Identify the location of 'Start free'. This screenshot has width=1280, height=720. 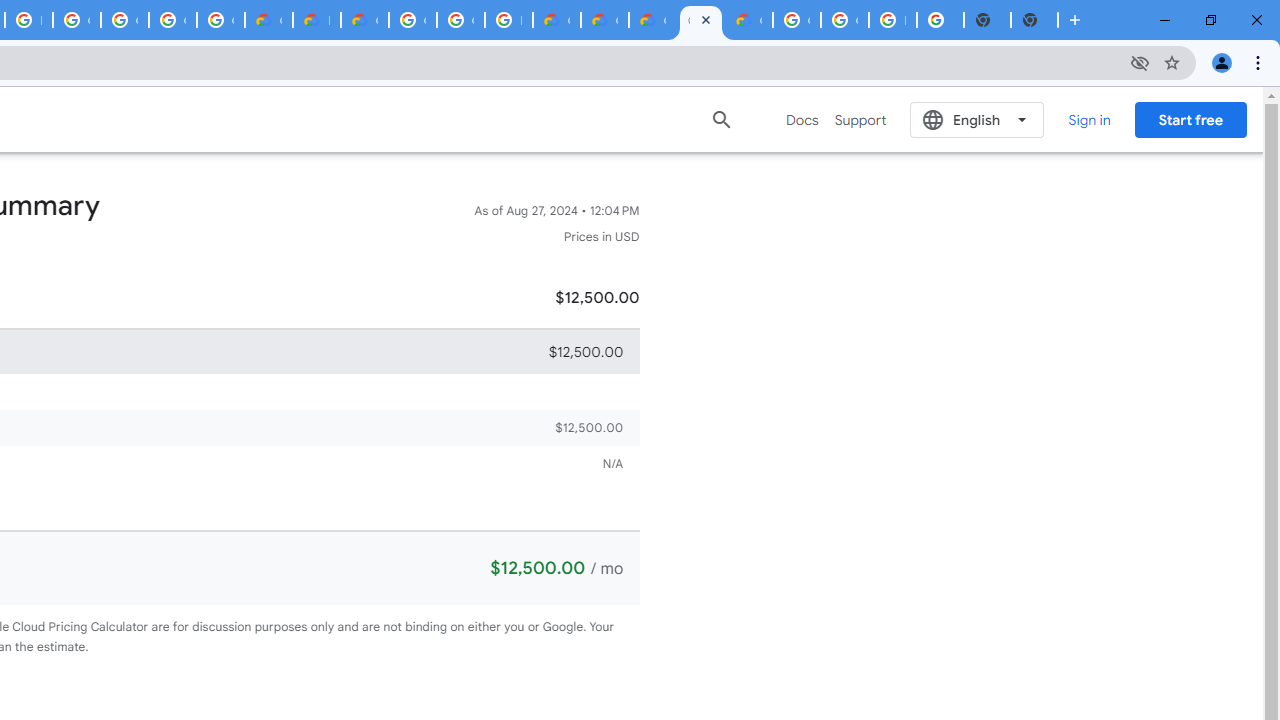
(1190, 119).